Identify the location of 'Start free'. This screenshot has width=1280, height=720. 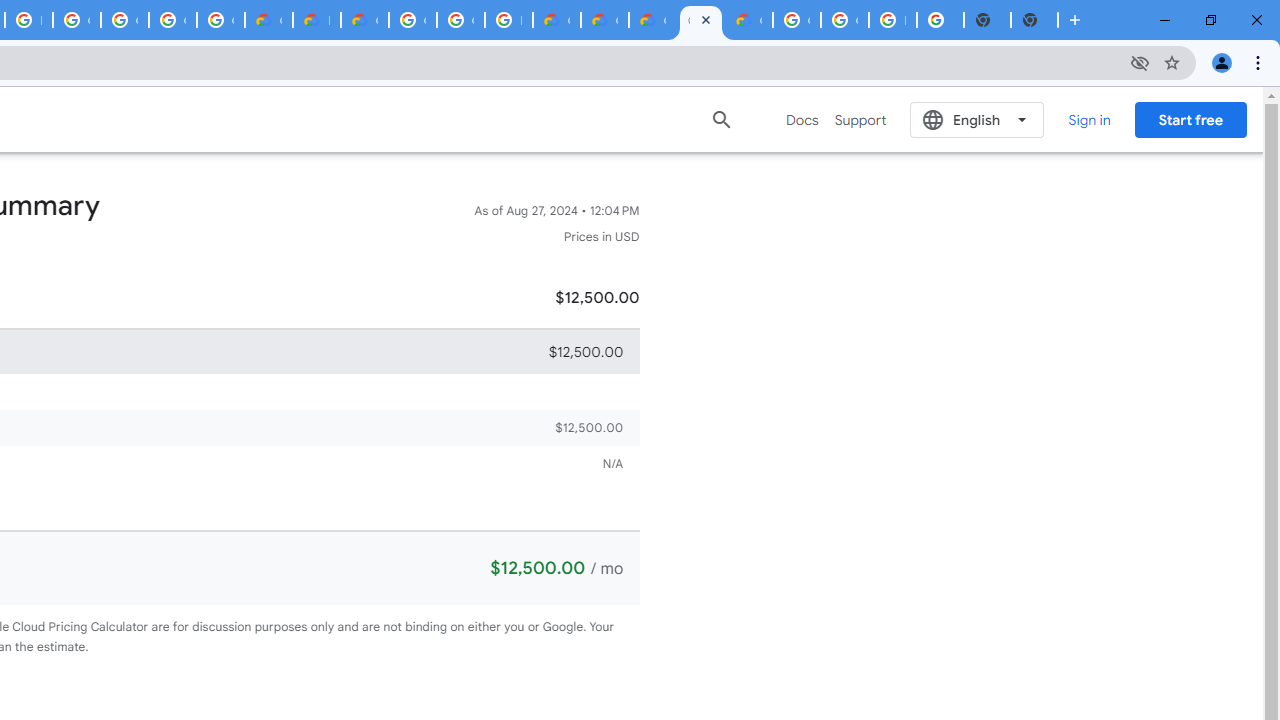
(1190, 119).